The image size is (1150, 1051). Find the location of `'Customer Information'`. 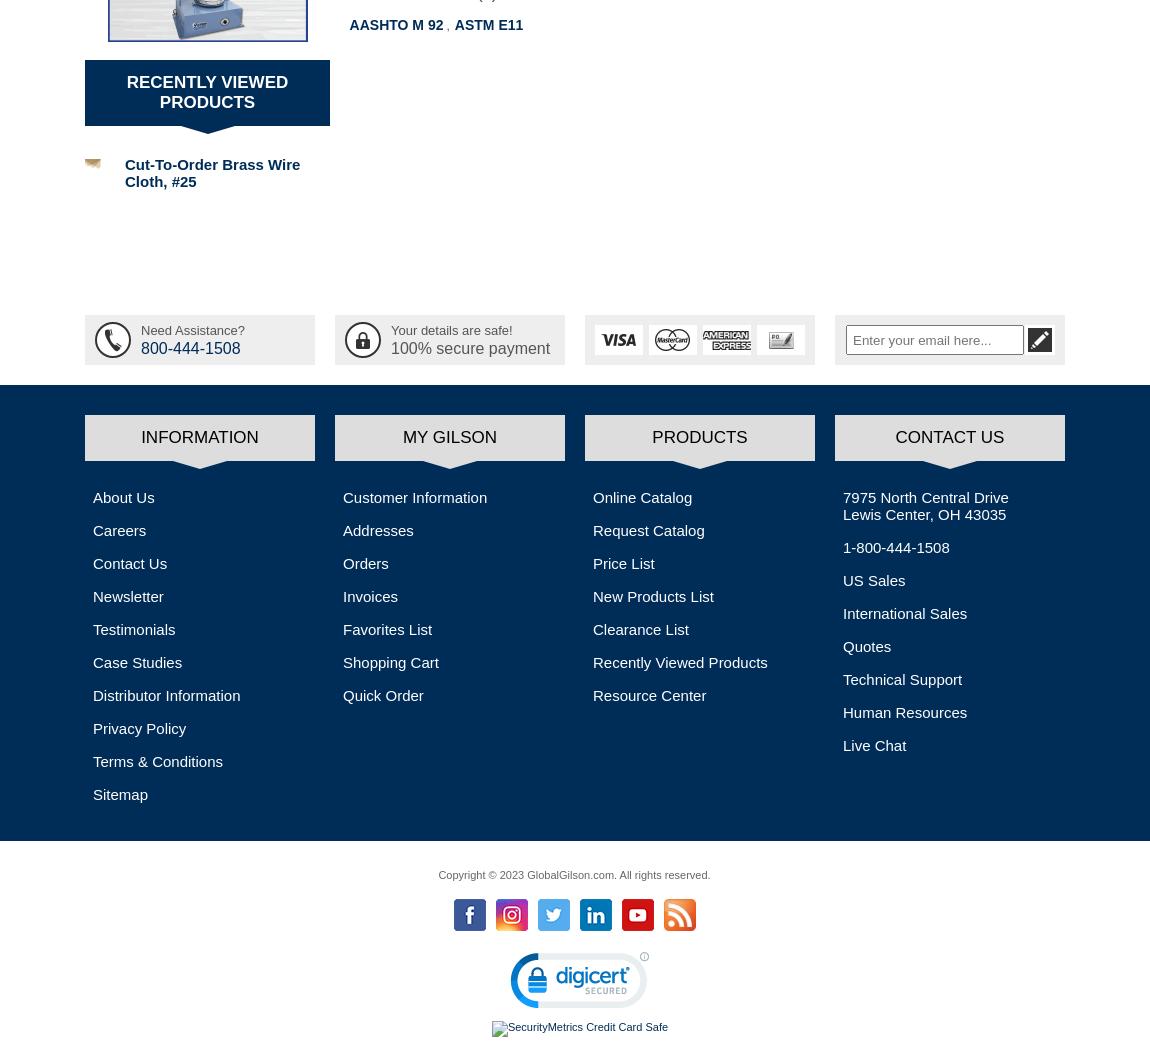

'Customer Information' is located at coordinates (415, 497).